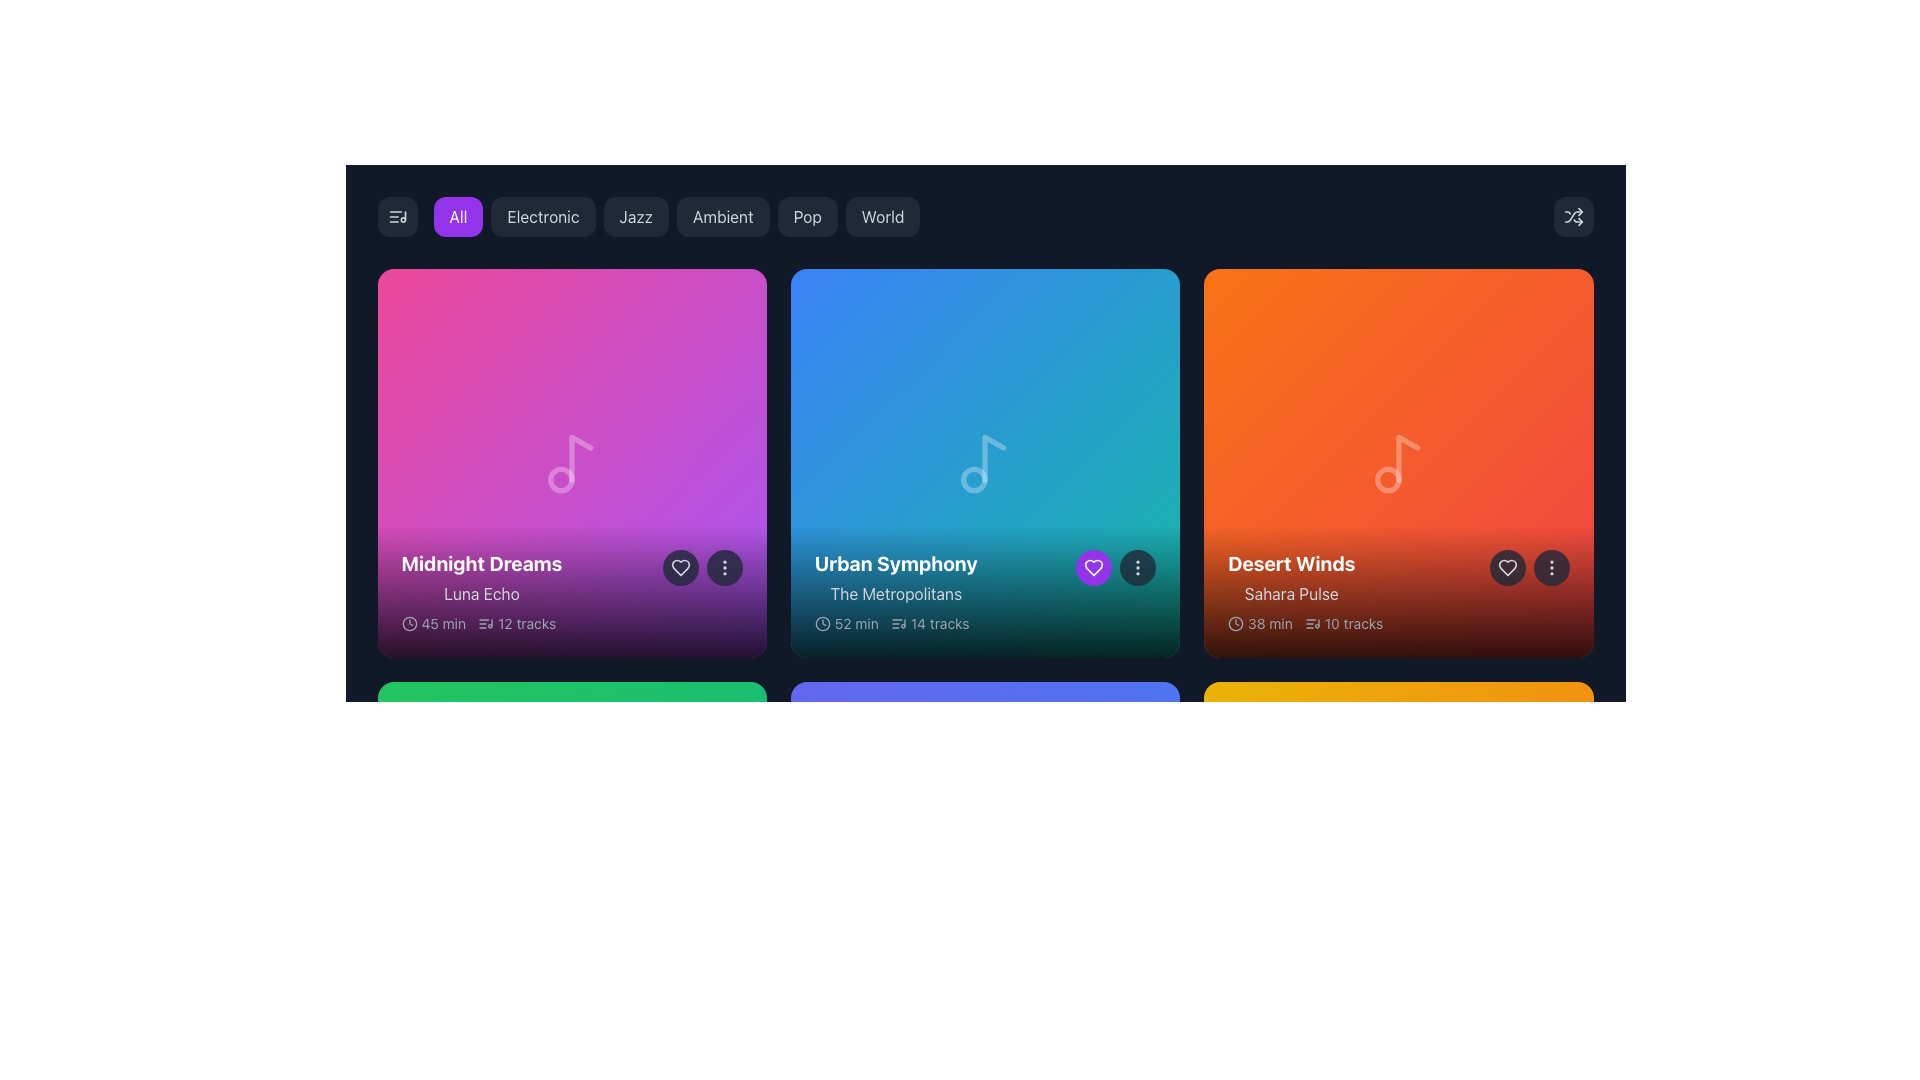  Describe the element at coordinates (897, 623) in the screenshot. I see `the music list icon, which is the leftmost element in the group that displays '14 tracks', located below the title 'Urban Symphony'` at that location.